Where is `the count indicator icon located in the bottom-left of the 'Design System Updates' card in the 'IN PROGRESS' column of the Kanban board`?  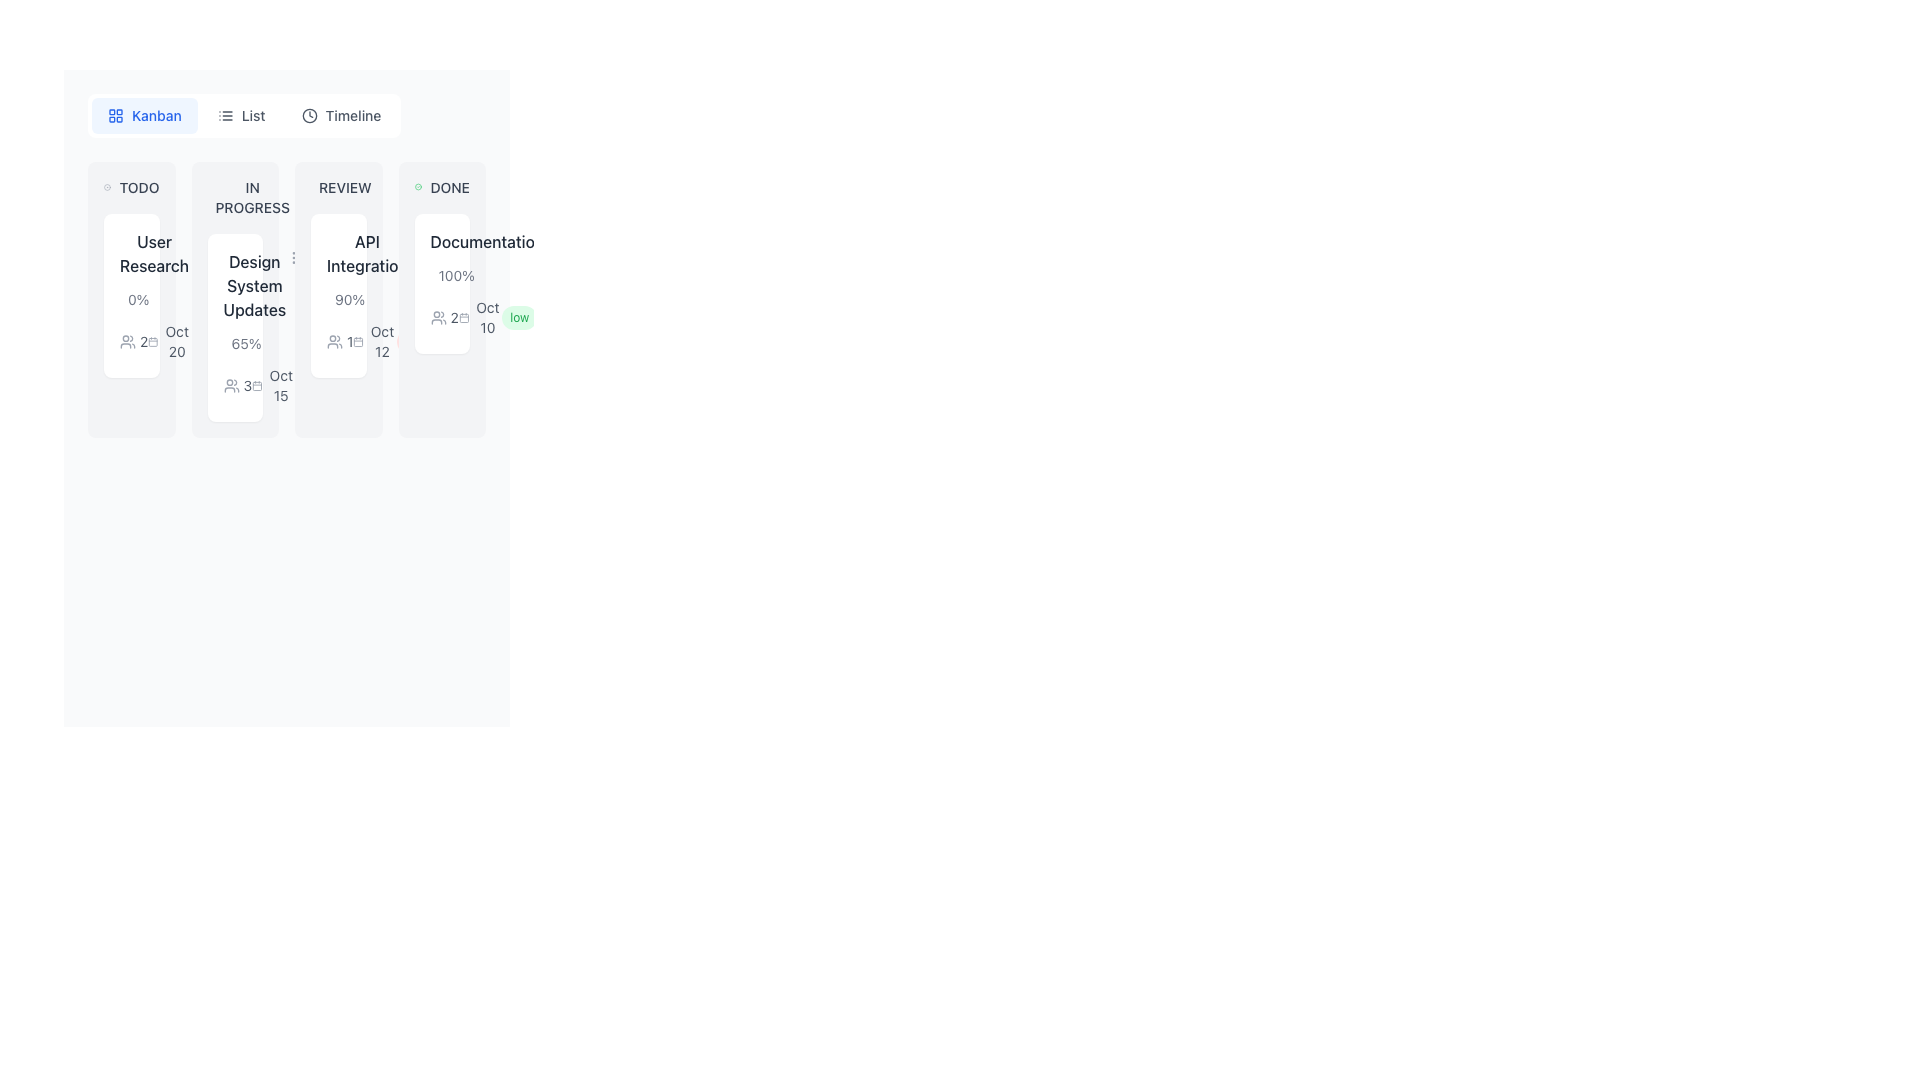 the count indicator icon located in the bottom-left of the 'Design System Updates' card in the 'IN PROGRESS' column of the Kanban board is located at coordinates (235, 385).